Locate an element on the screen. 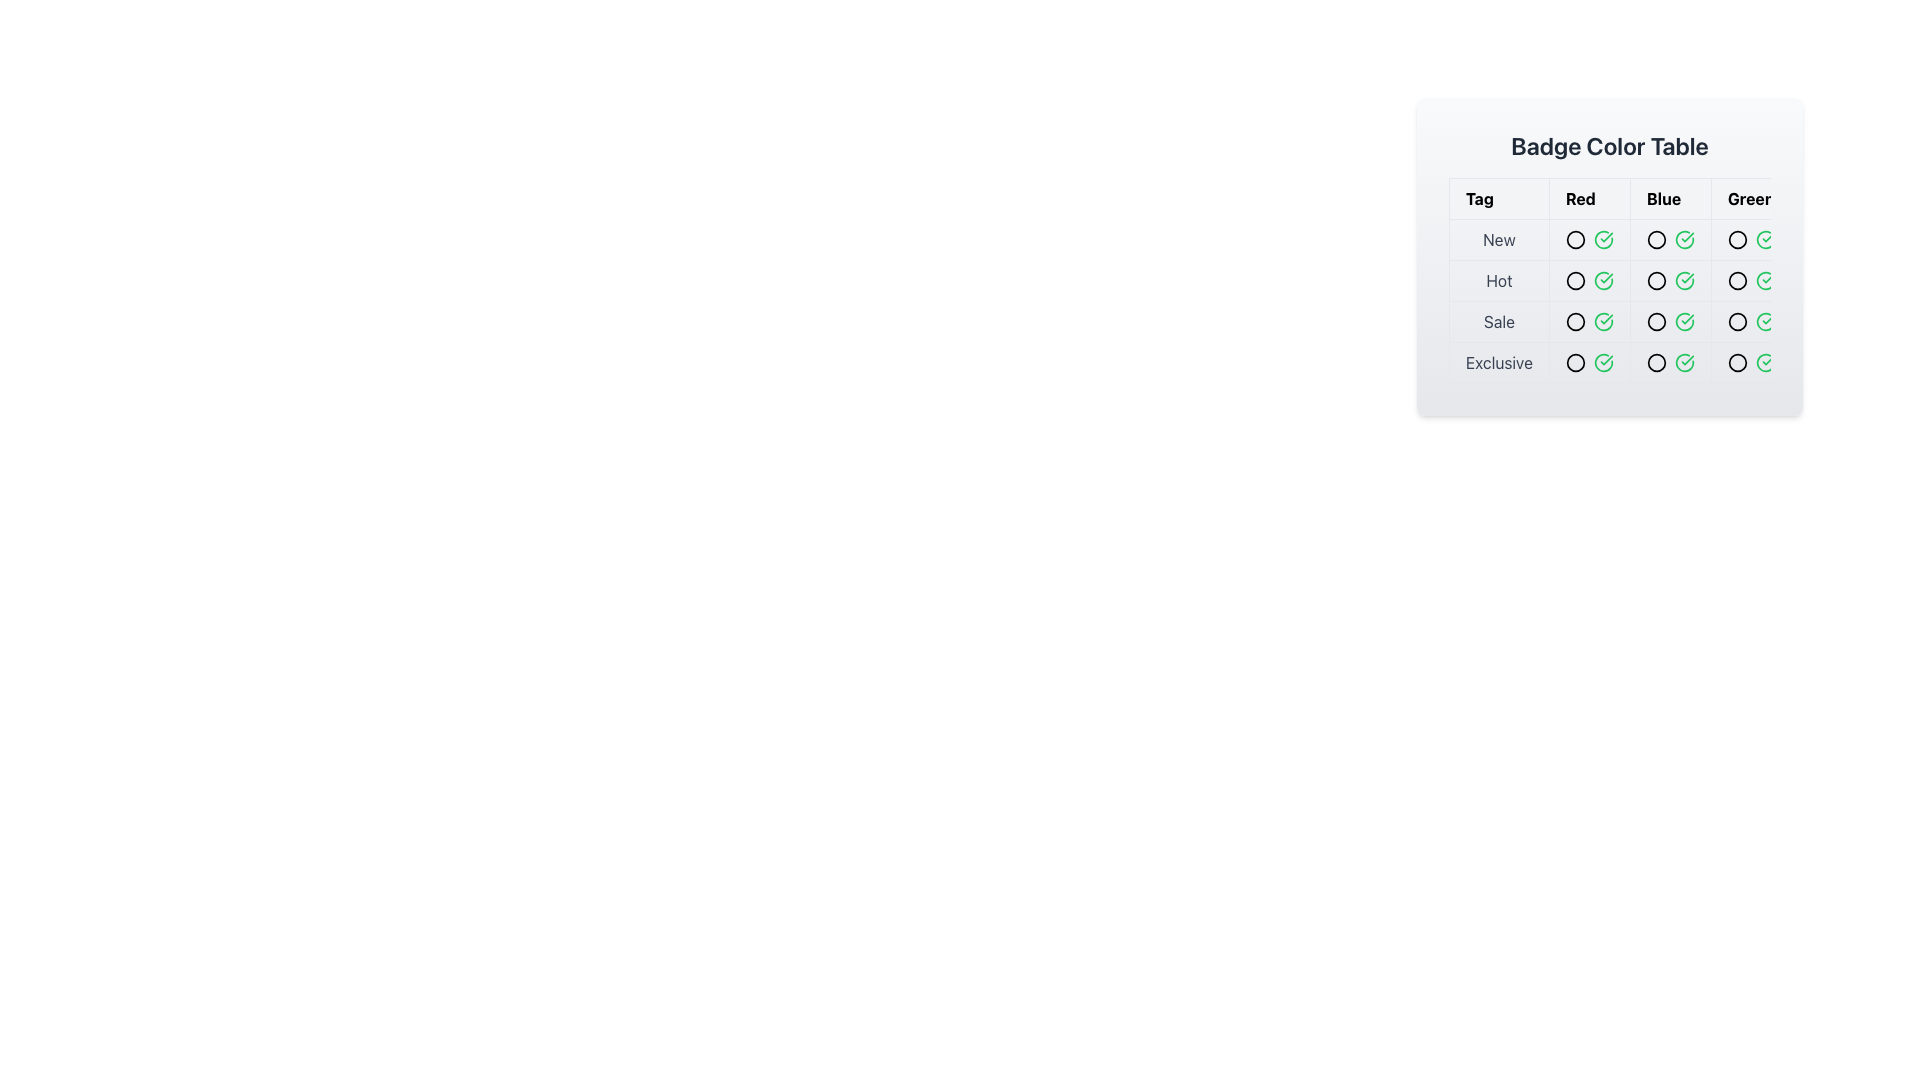 The width and height of the screenshot is (1920, 1080). the Icon Pair in the 'New' row under the 'Blue' category is located at coordinates (1670, 238).